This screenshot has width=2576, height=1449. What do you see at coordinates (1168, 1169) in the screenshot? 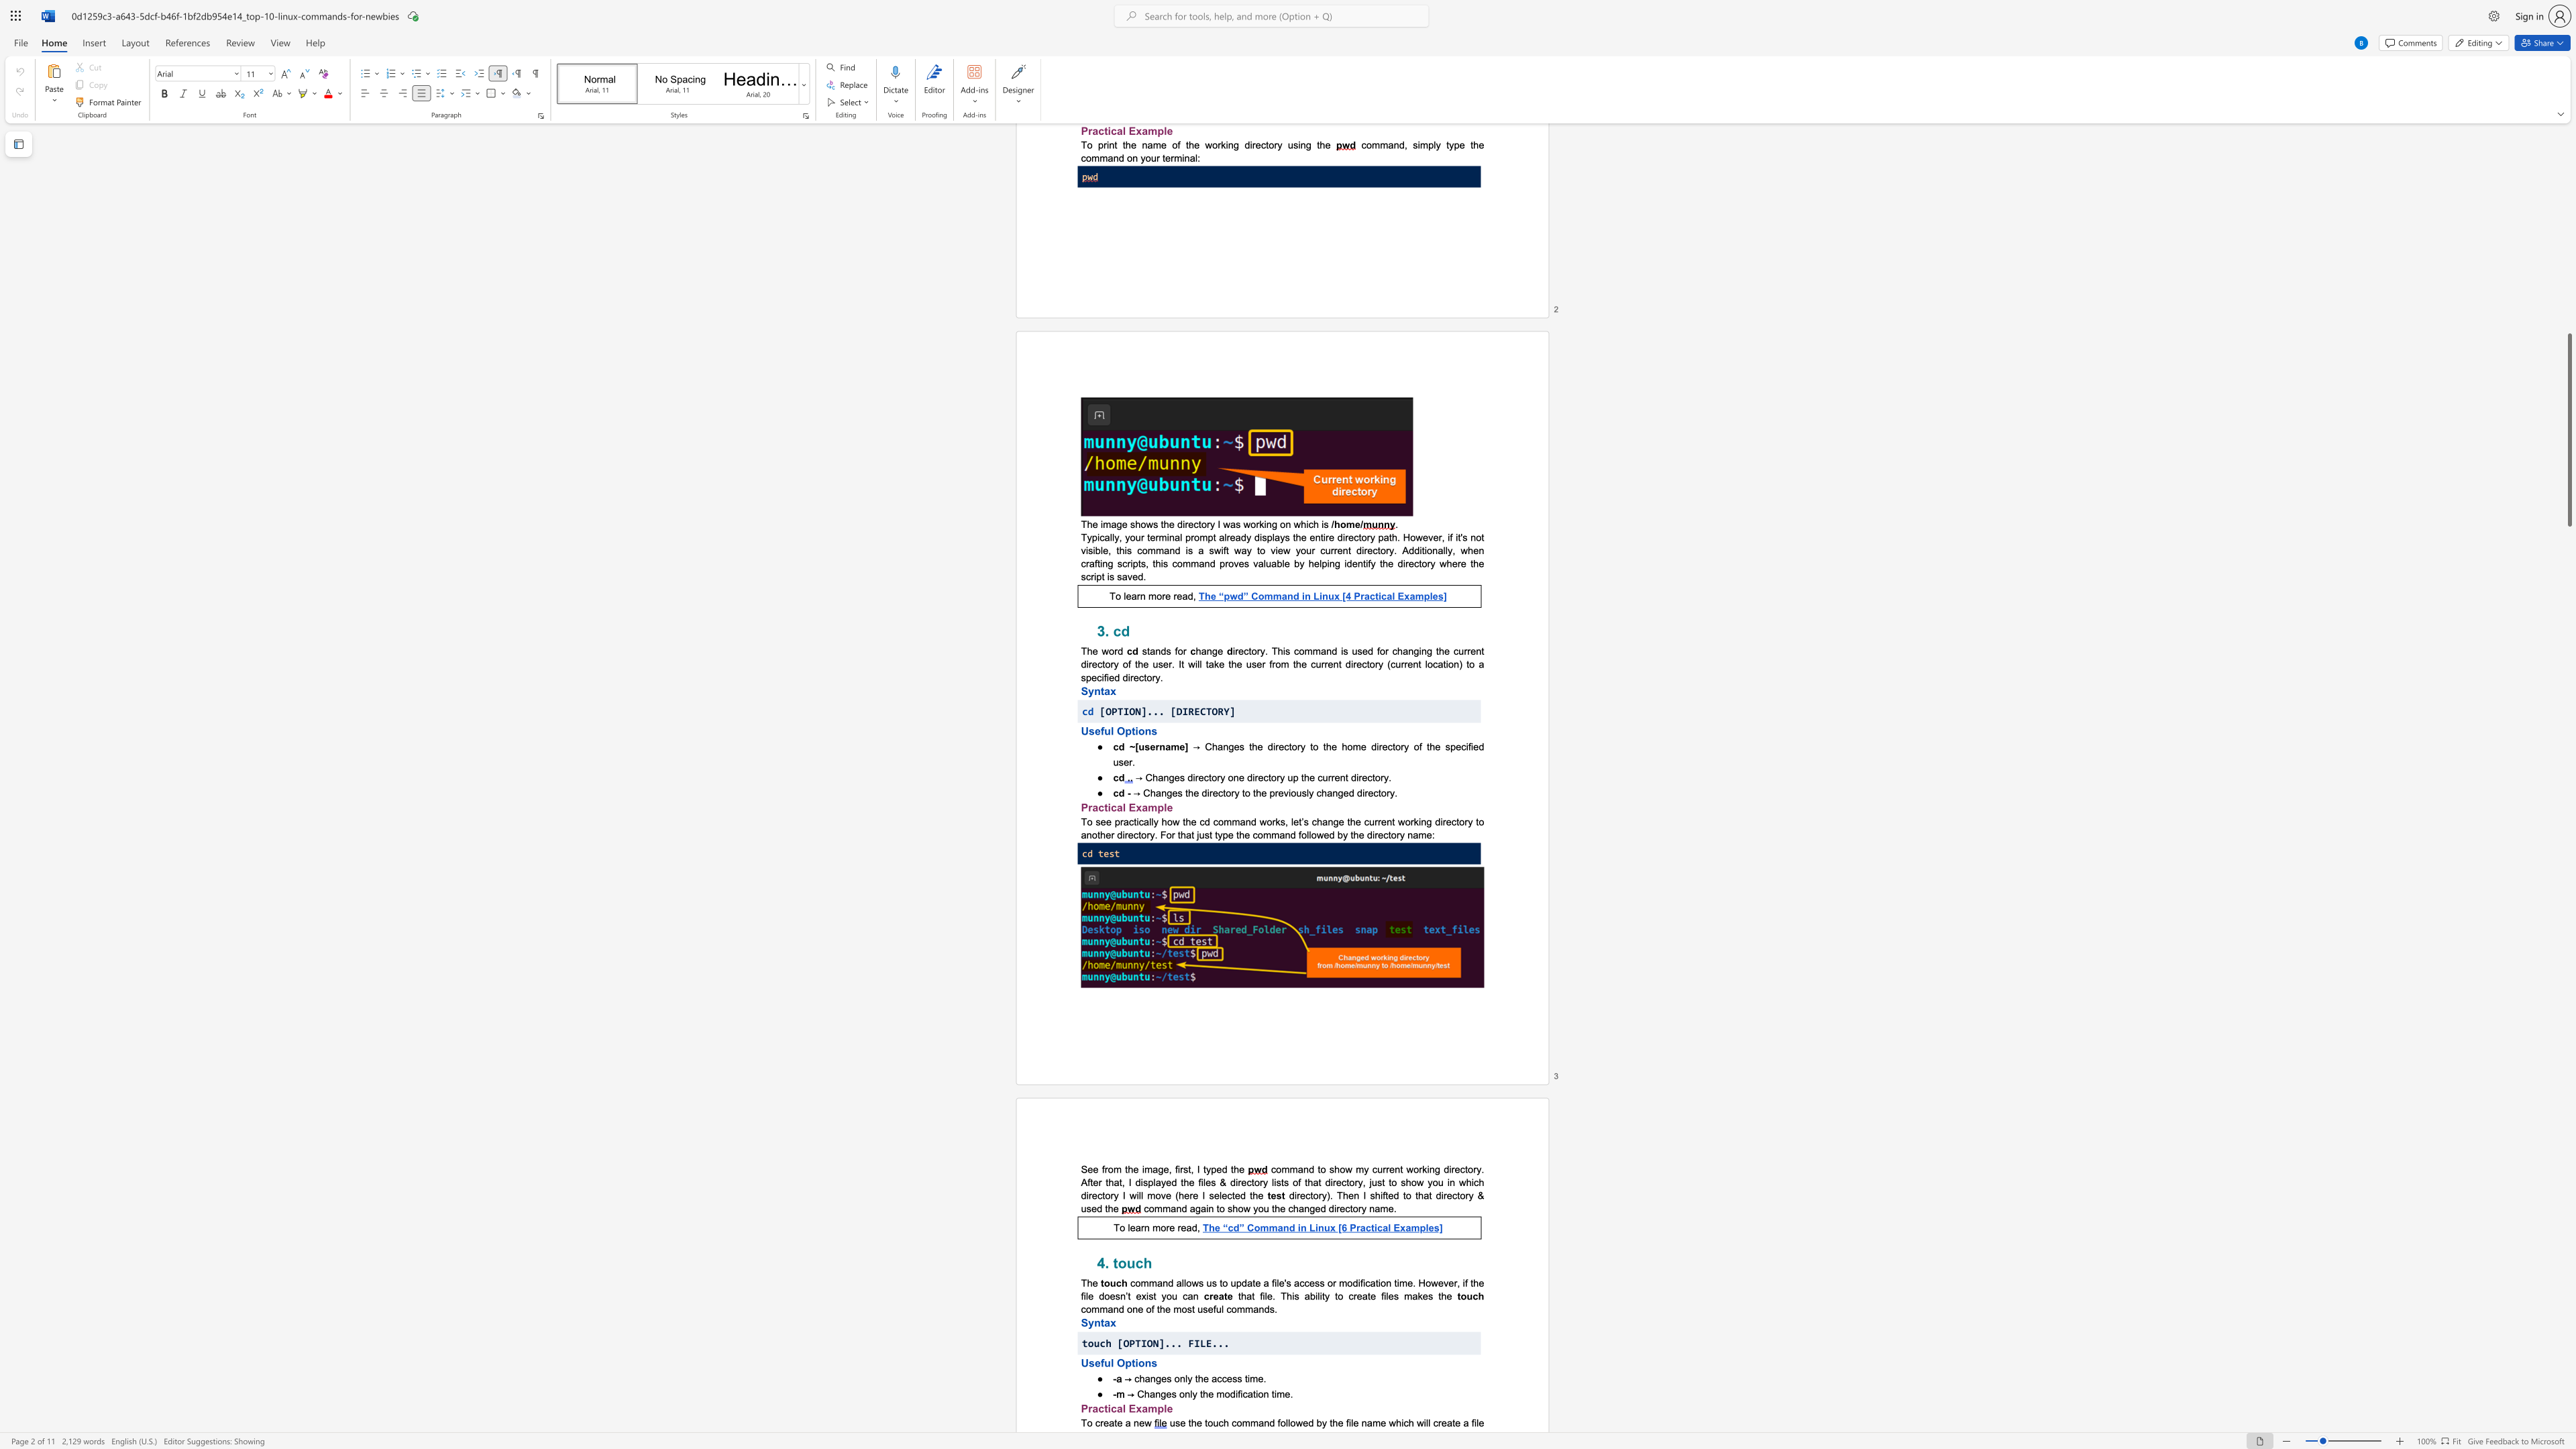
I see `the subset text ", first, I" within the text "See from the image, first, I typed the"` at bounding box center [1168, 1169].